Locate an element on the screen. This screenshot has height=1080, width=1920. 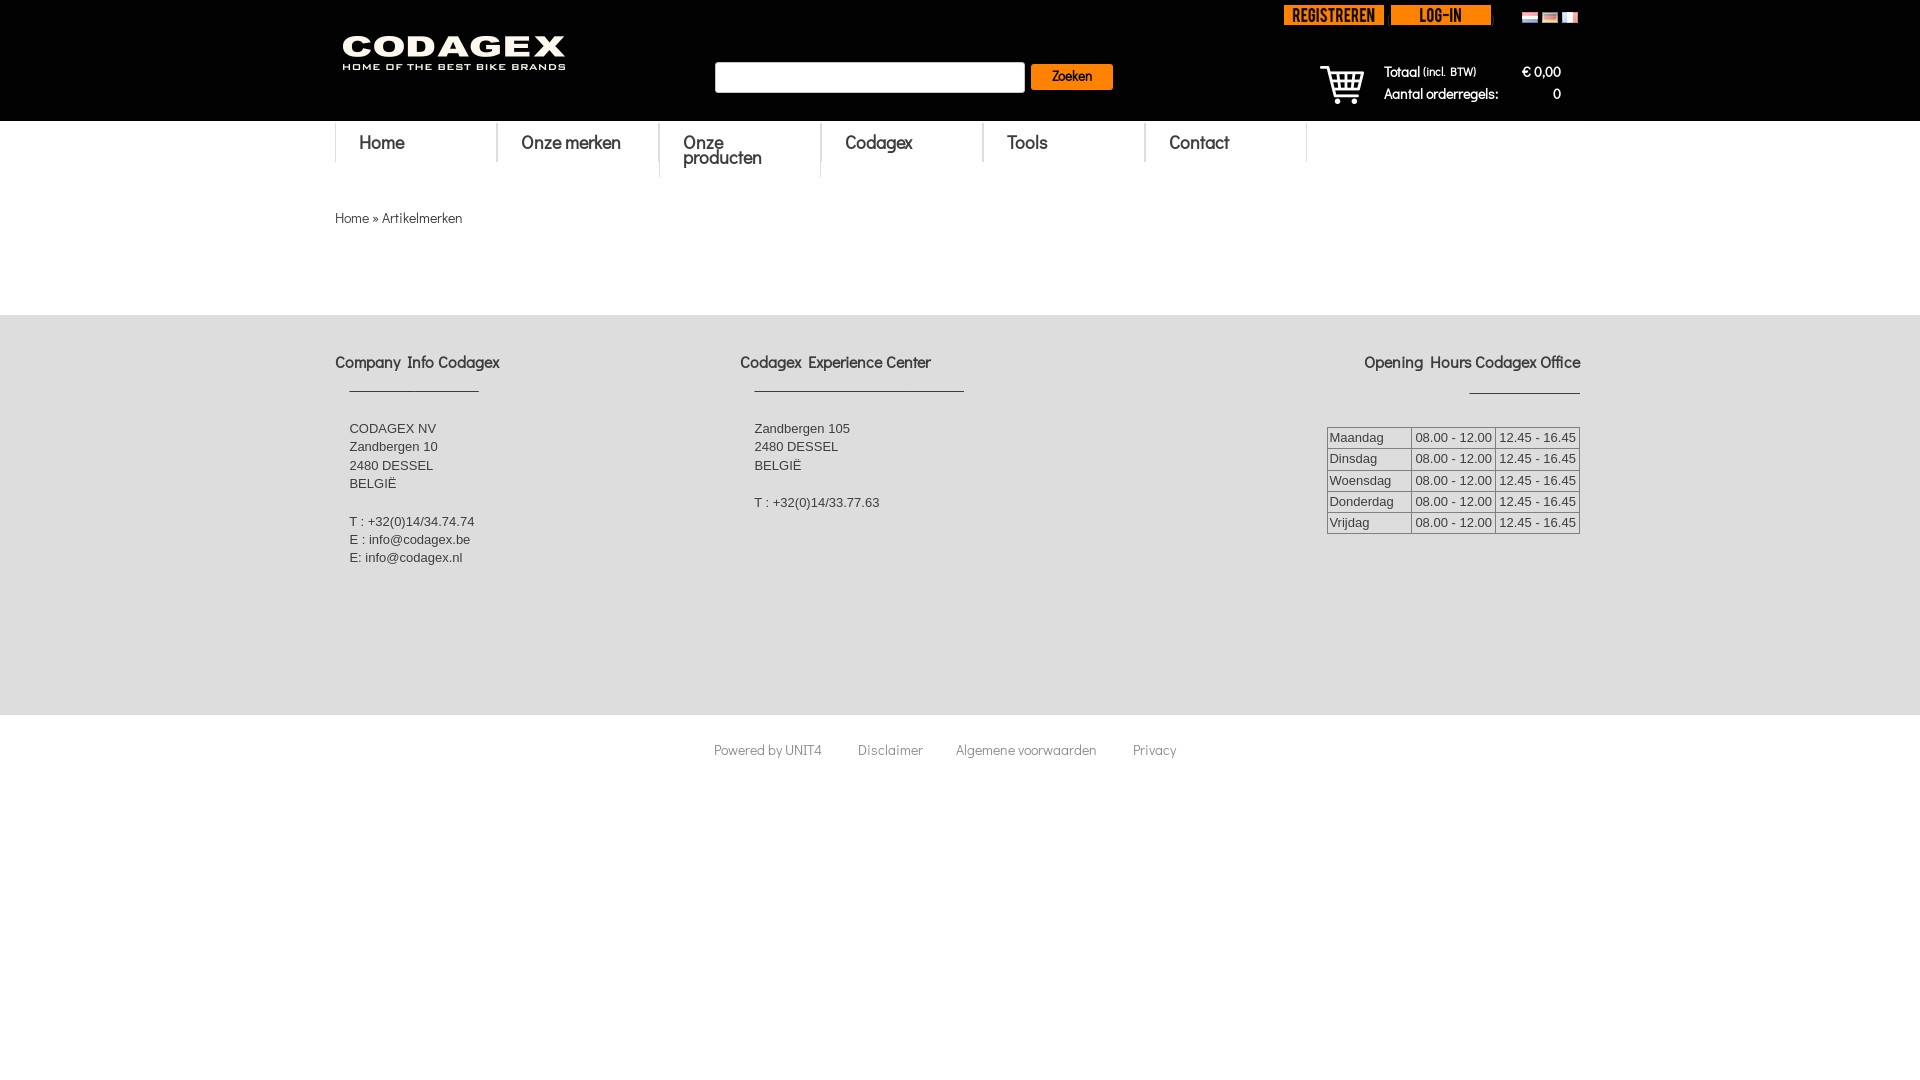
'Algemene voorwaarden' is located at coordinates (954, 749).